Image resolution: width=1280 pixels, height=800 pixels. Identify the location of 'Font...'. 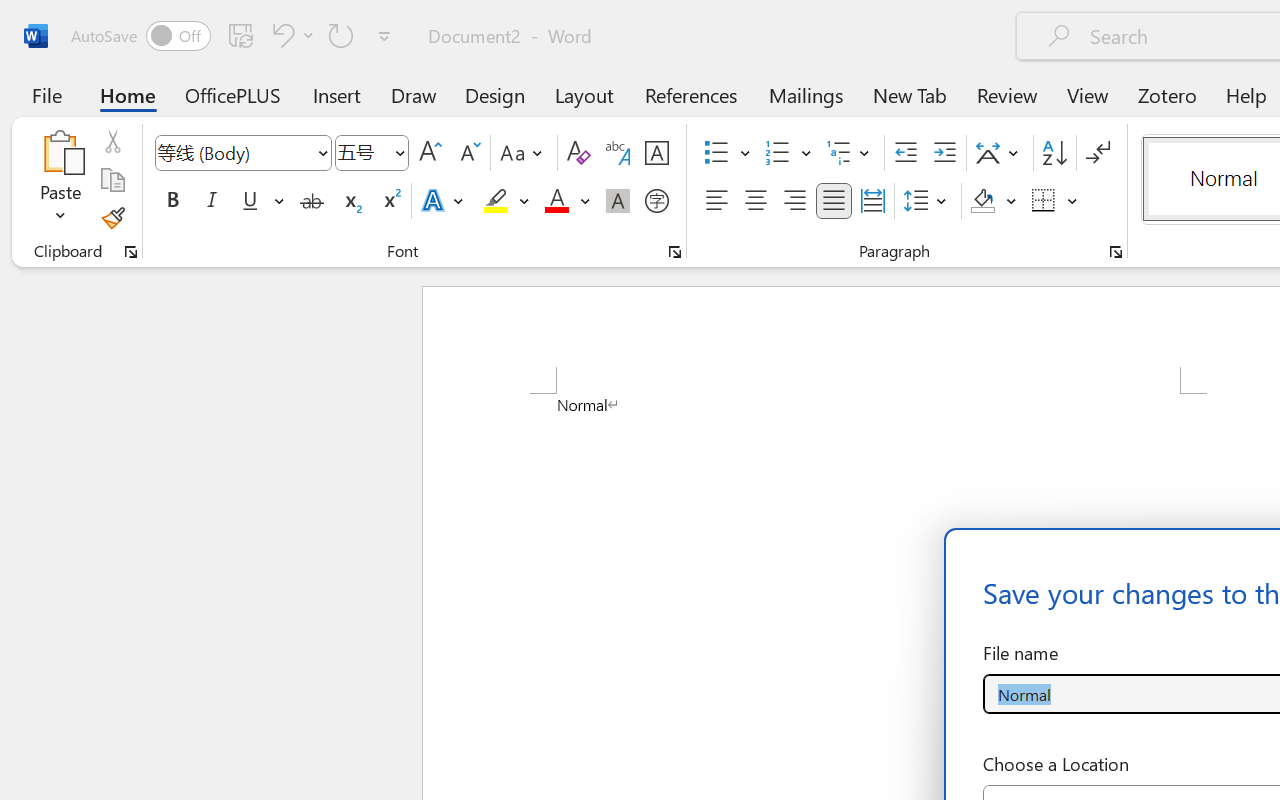
(675, 251).